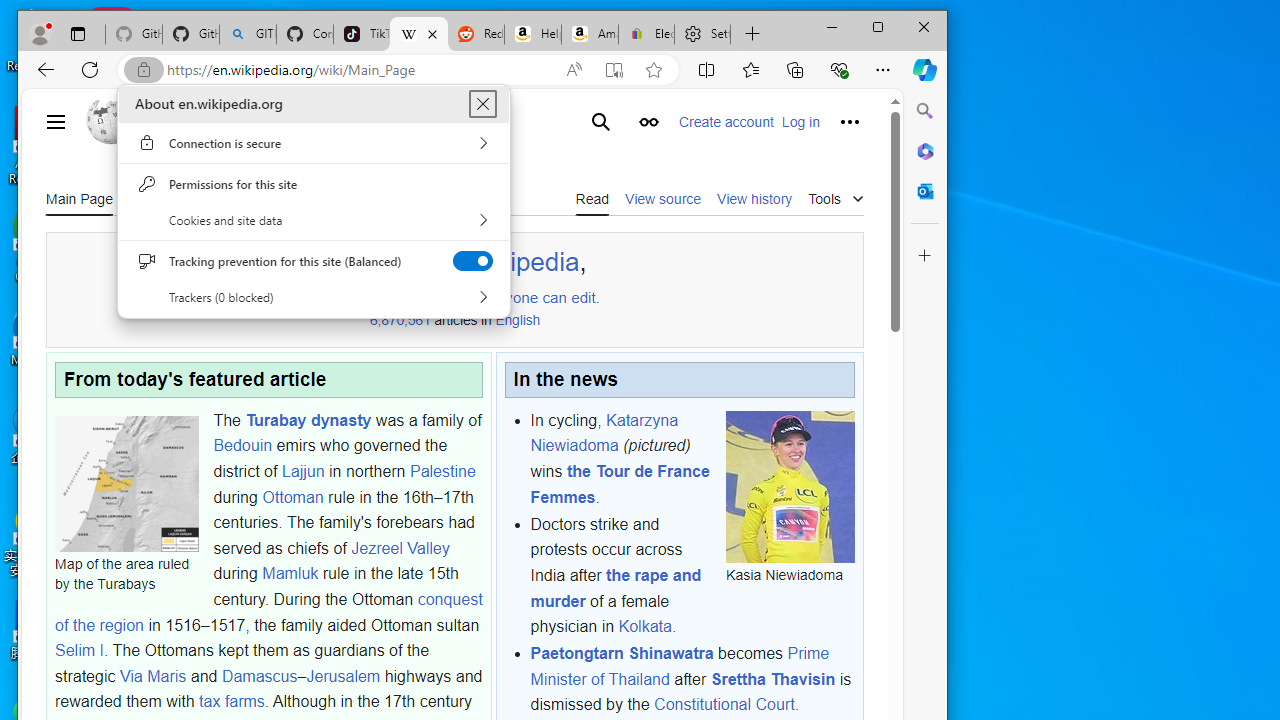 The width and height of the screenshot is (1280, 720). Describe the element at coordinates (619, 484) in the screenshot. I see `'the Tour de France Femmes'` at that location.